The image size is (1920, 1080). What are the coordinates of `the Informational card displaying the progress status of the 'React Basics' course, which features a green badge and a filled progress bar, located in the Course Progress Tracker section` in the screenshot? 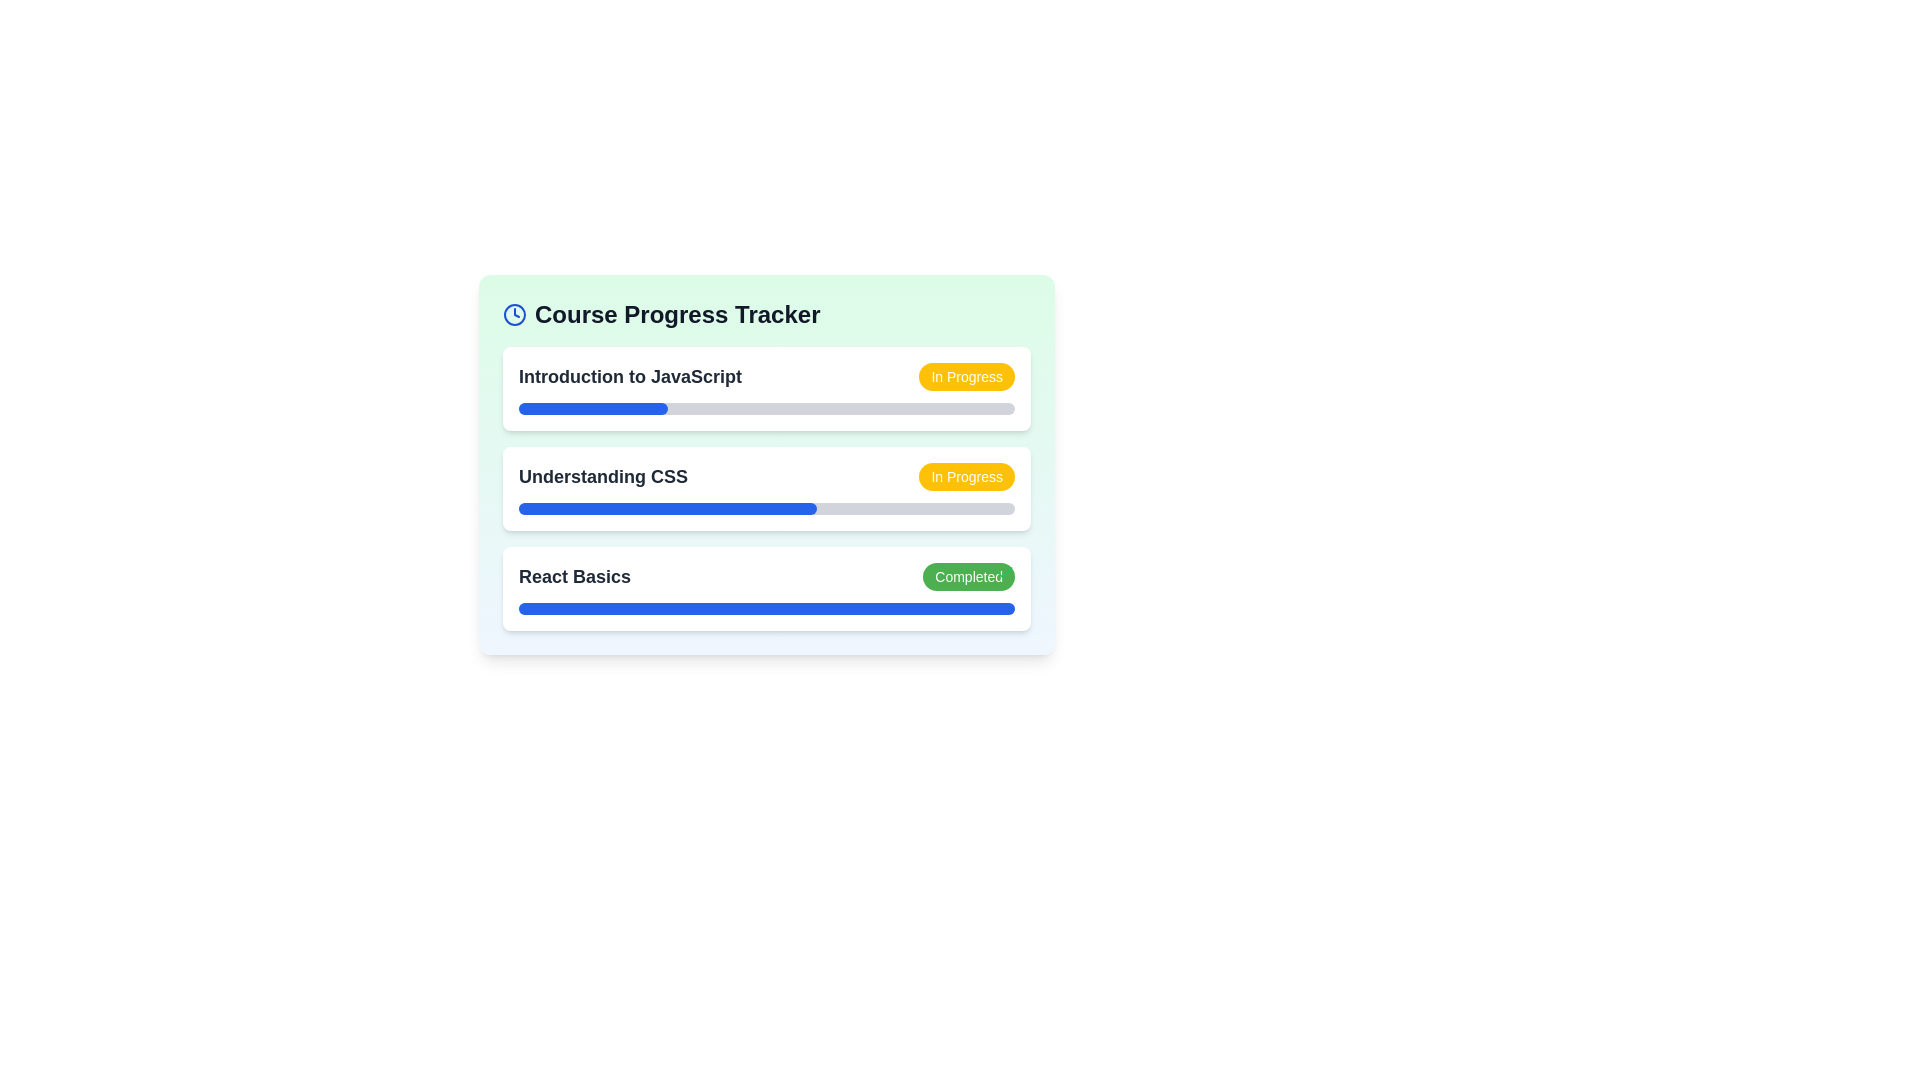 It's located at (766, 588).